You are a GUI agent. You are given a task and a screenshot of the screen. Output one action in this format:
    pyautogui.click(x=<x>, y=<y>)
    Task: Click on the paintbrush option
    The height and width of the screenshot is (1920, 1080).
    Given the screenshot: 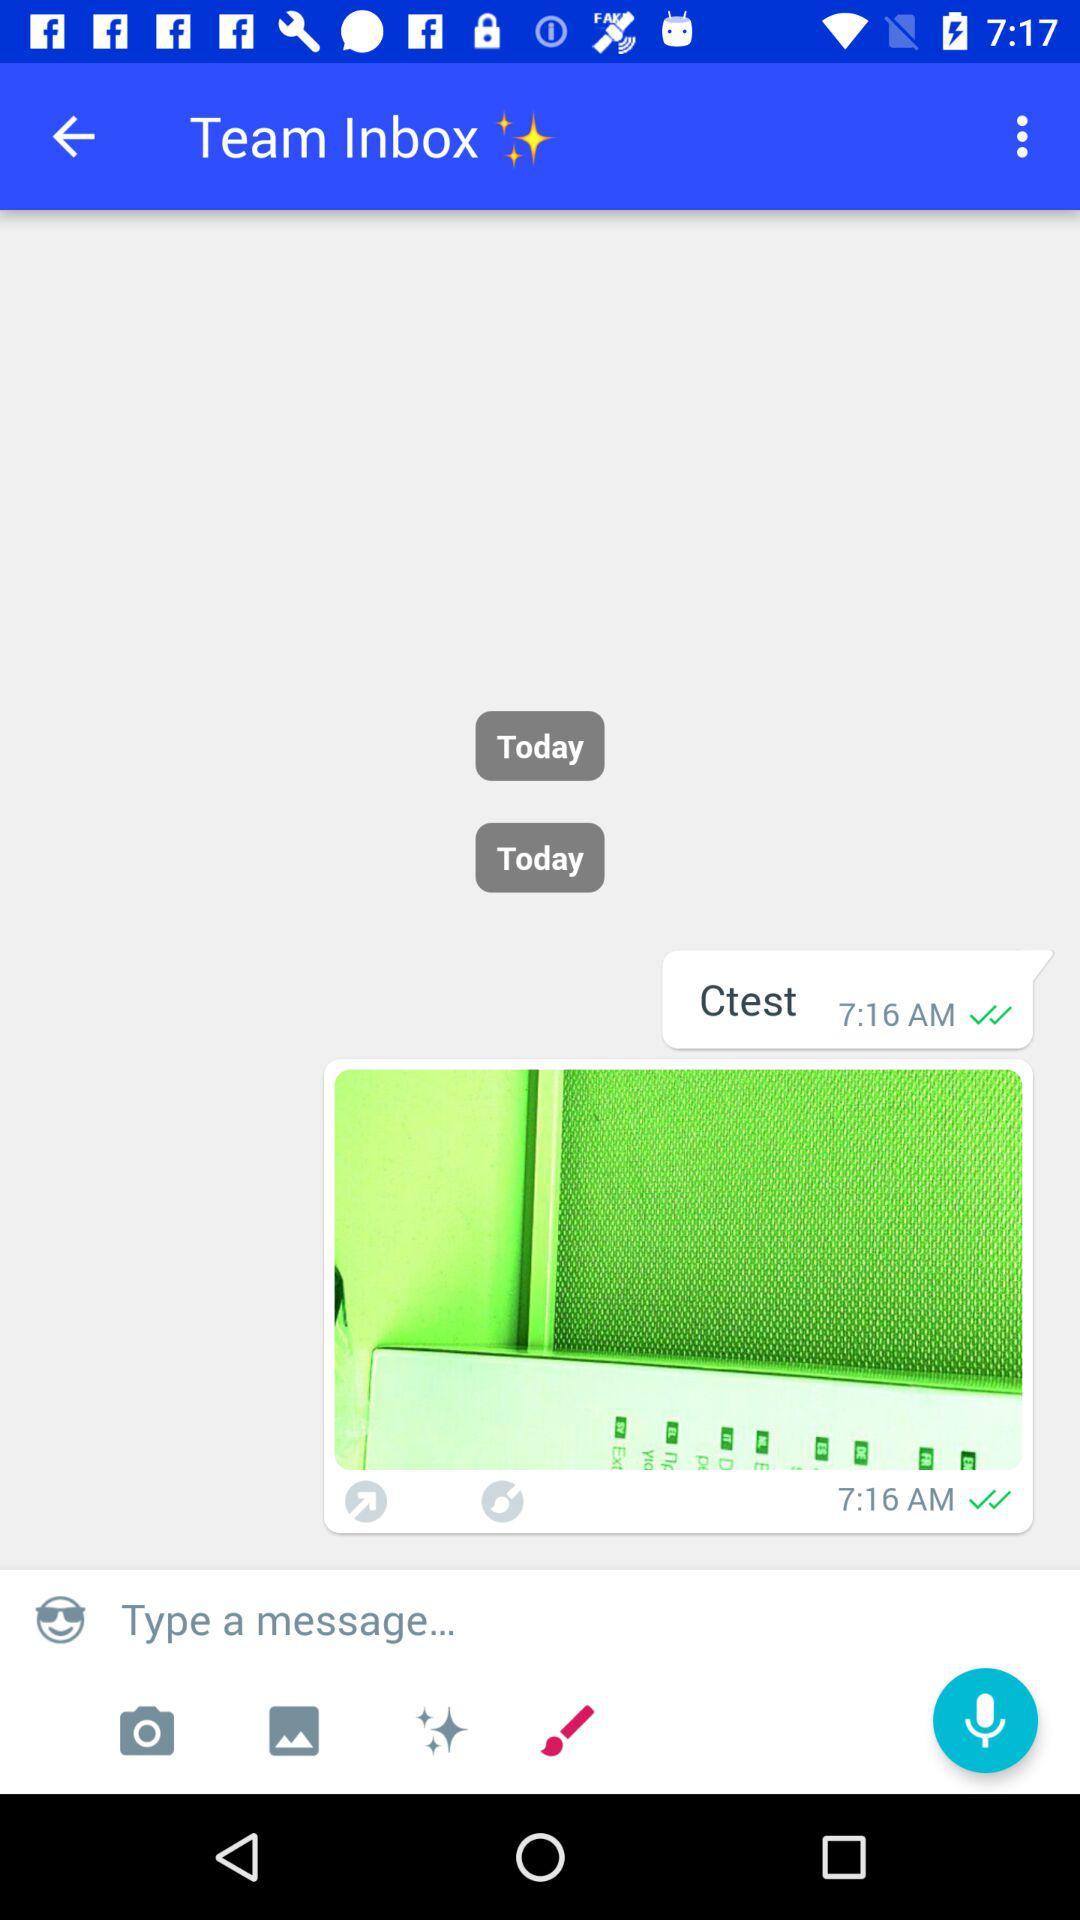 What is the action you would take?
    pyautogui.click(x=501, y=1501)
    